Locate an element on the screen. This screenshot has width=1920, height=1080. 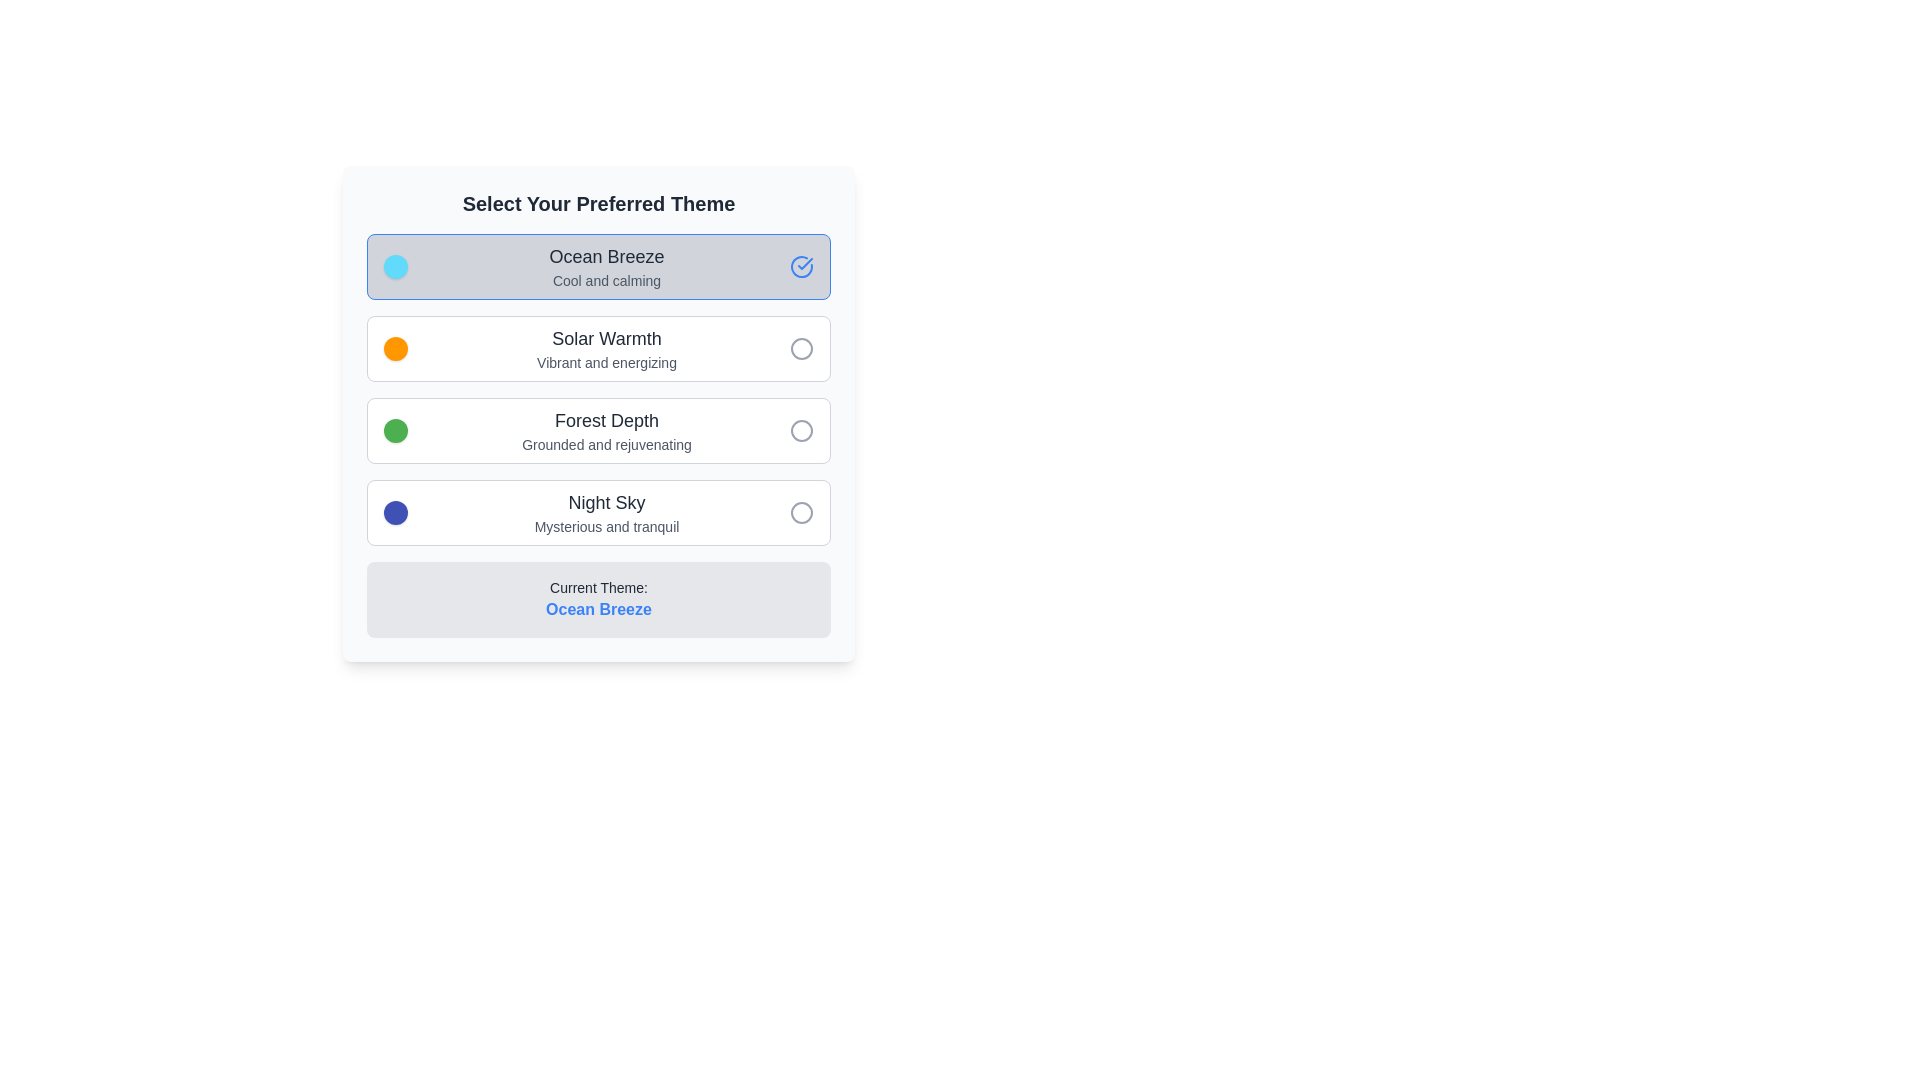
text label displaying 'Night Sky', which is styled in a medium-large bold font and located as the fourth option in a vertical stack of theme selection options is located at coordinates (605, 501).